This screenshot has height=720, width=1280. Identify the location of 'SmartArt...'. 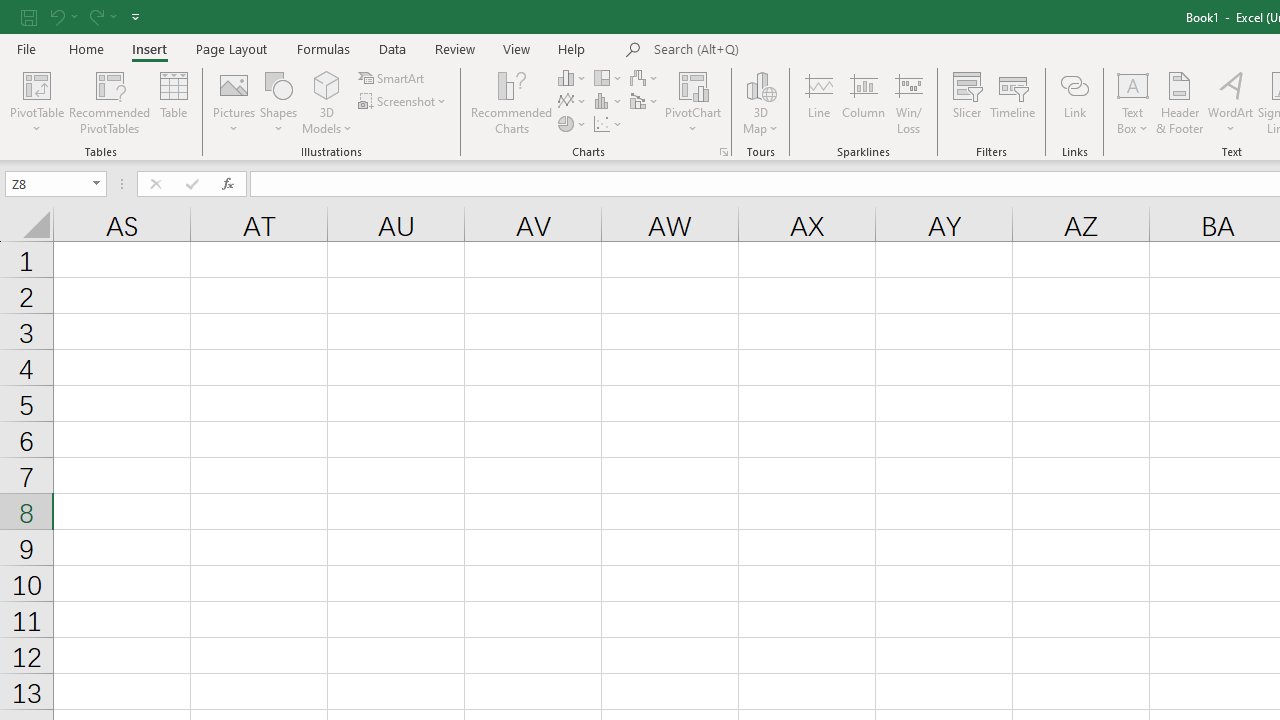
(392, 77).